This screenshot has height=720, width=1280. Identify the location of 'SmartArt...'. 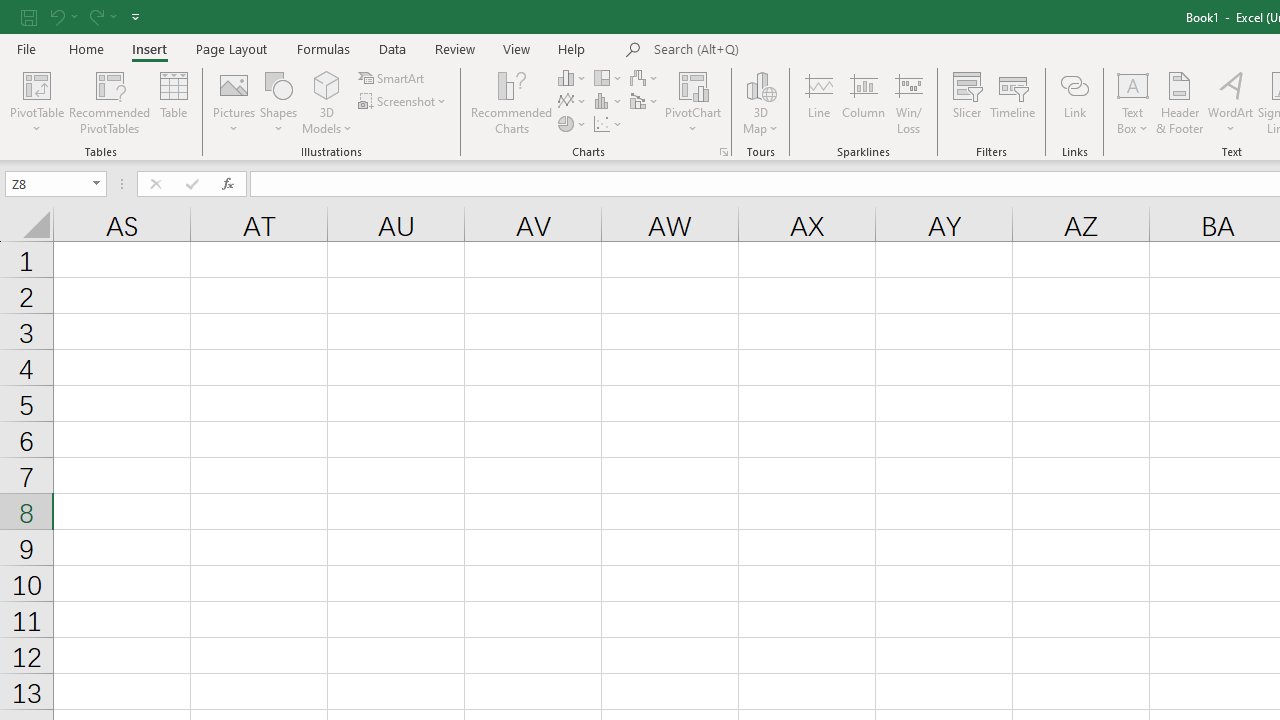
(392, 77).